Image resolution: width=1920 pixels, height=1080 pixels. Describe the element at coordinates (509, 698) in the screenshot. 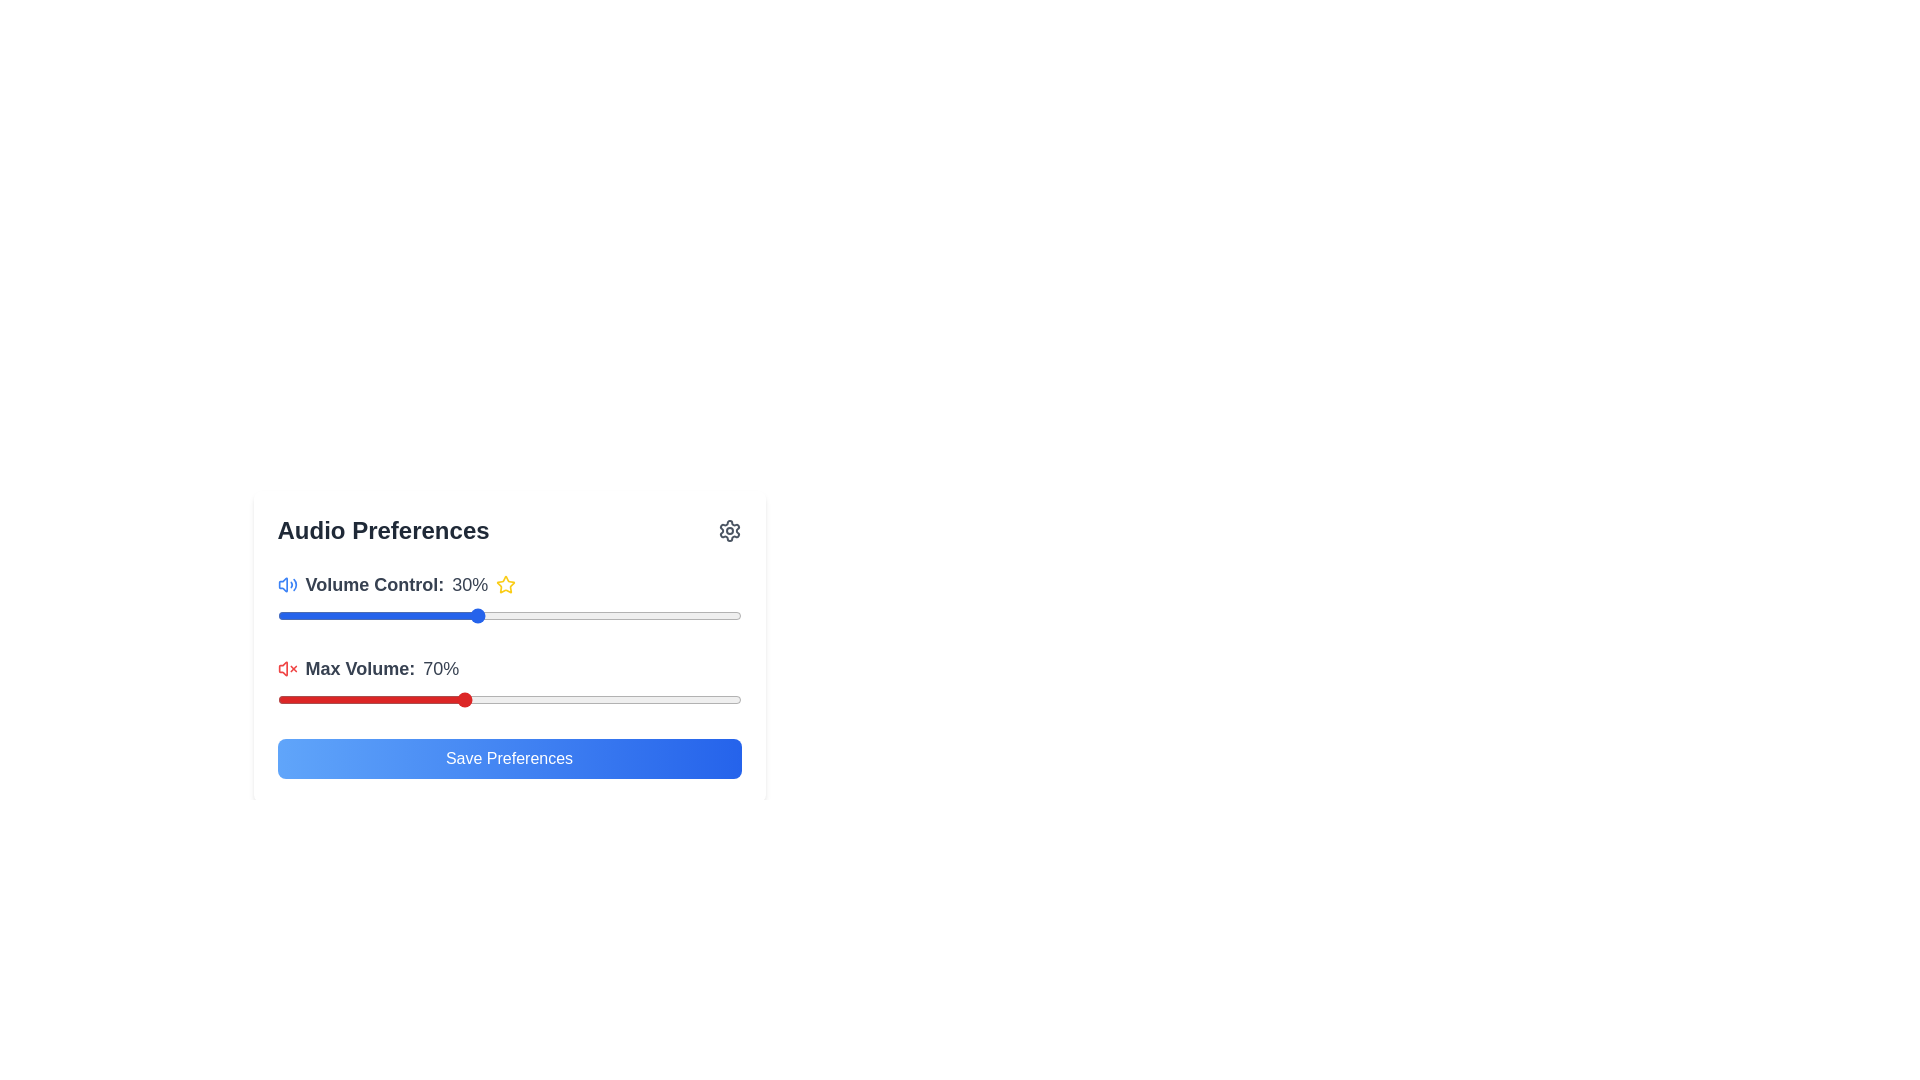

I see `the horizontal red slider located beneath the text 'Max Volume: 70%' in the 'Audio Preferences' section` at that location.